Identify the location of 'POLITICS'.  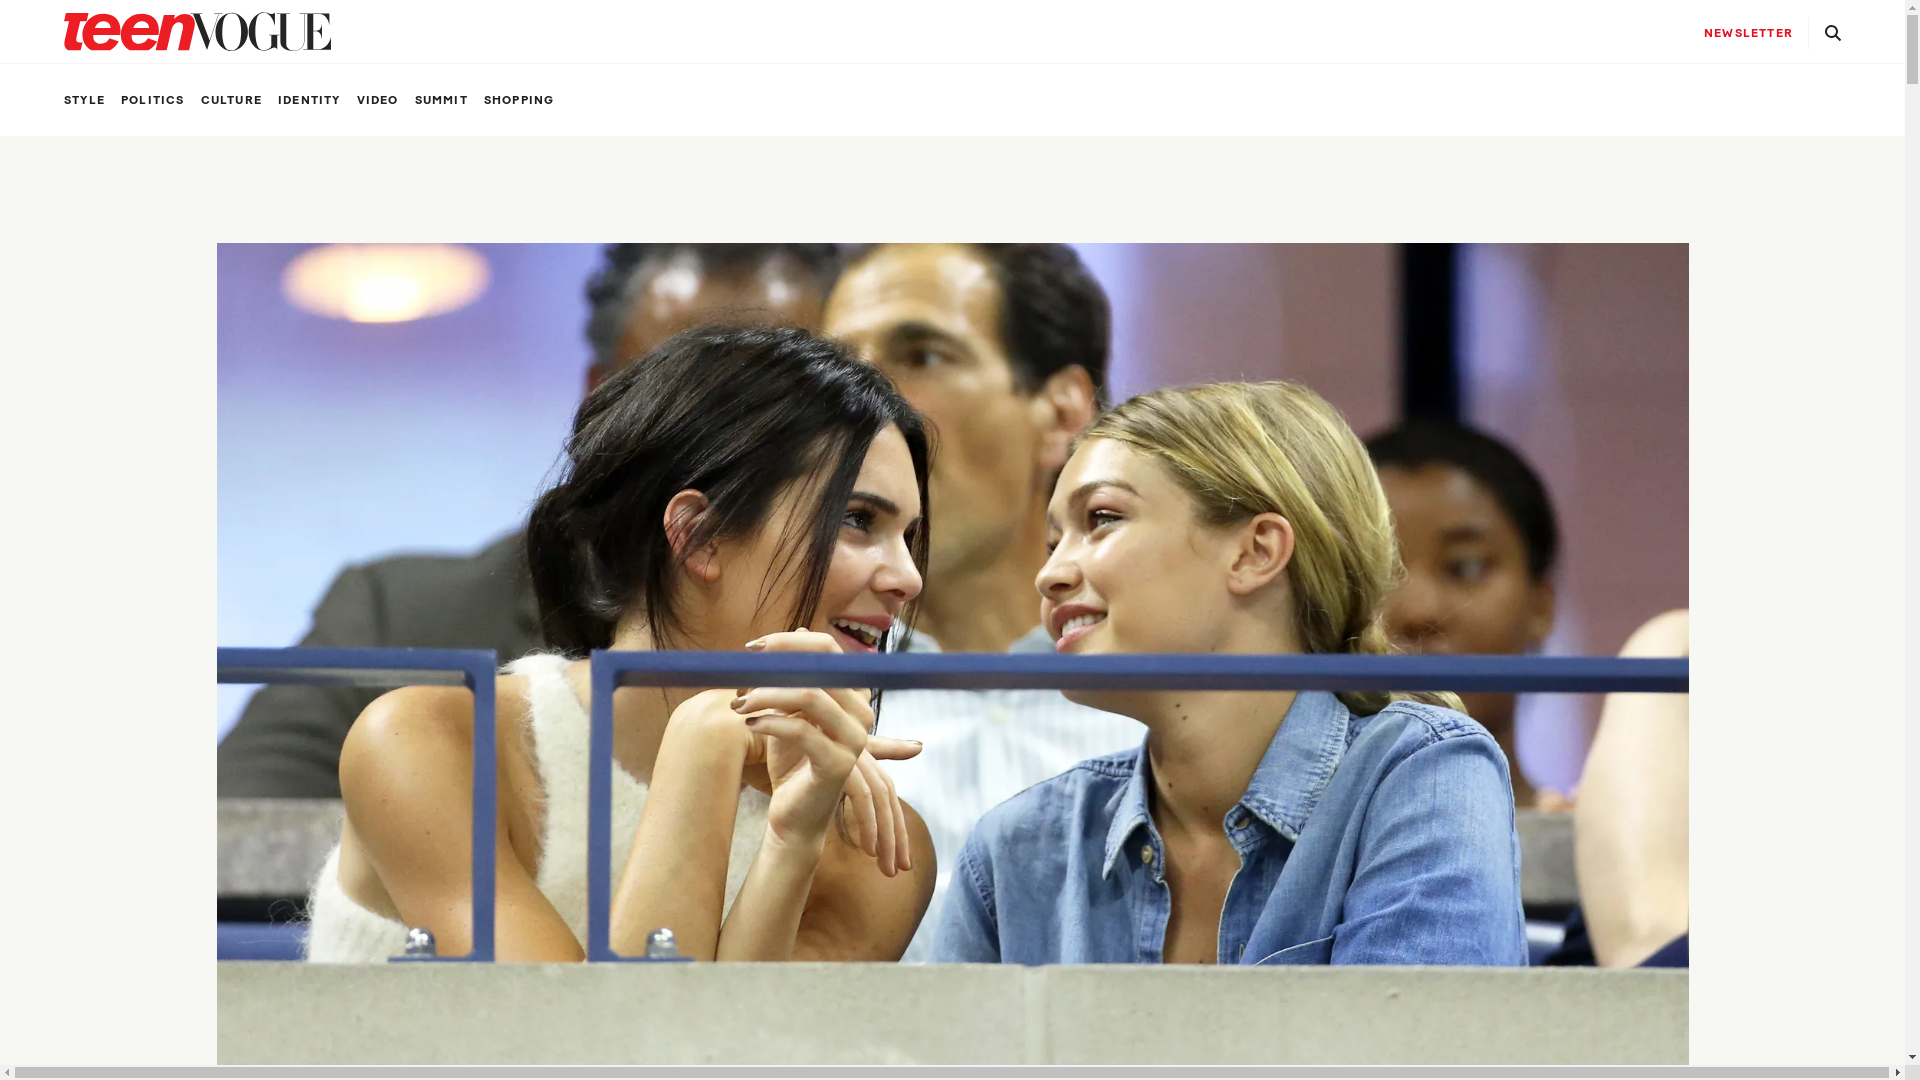
(152, 100).